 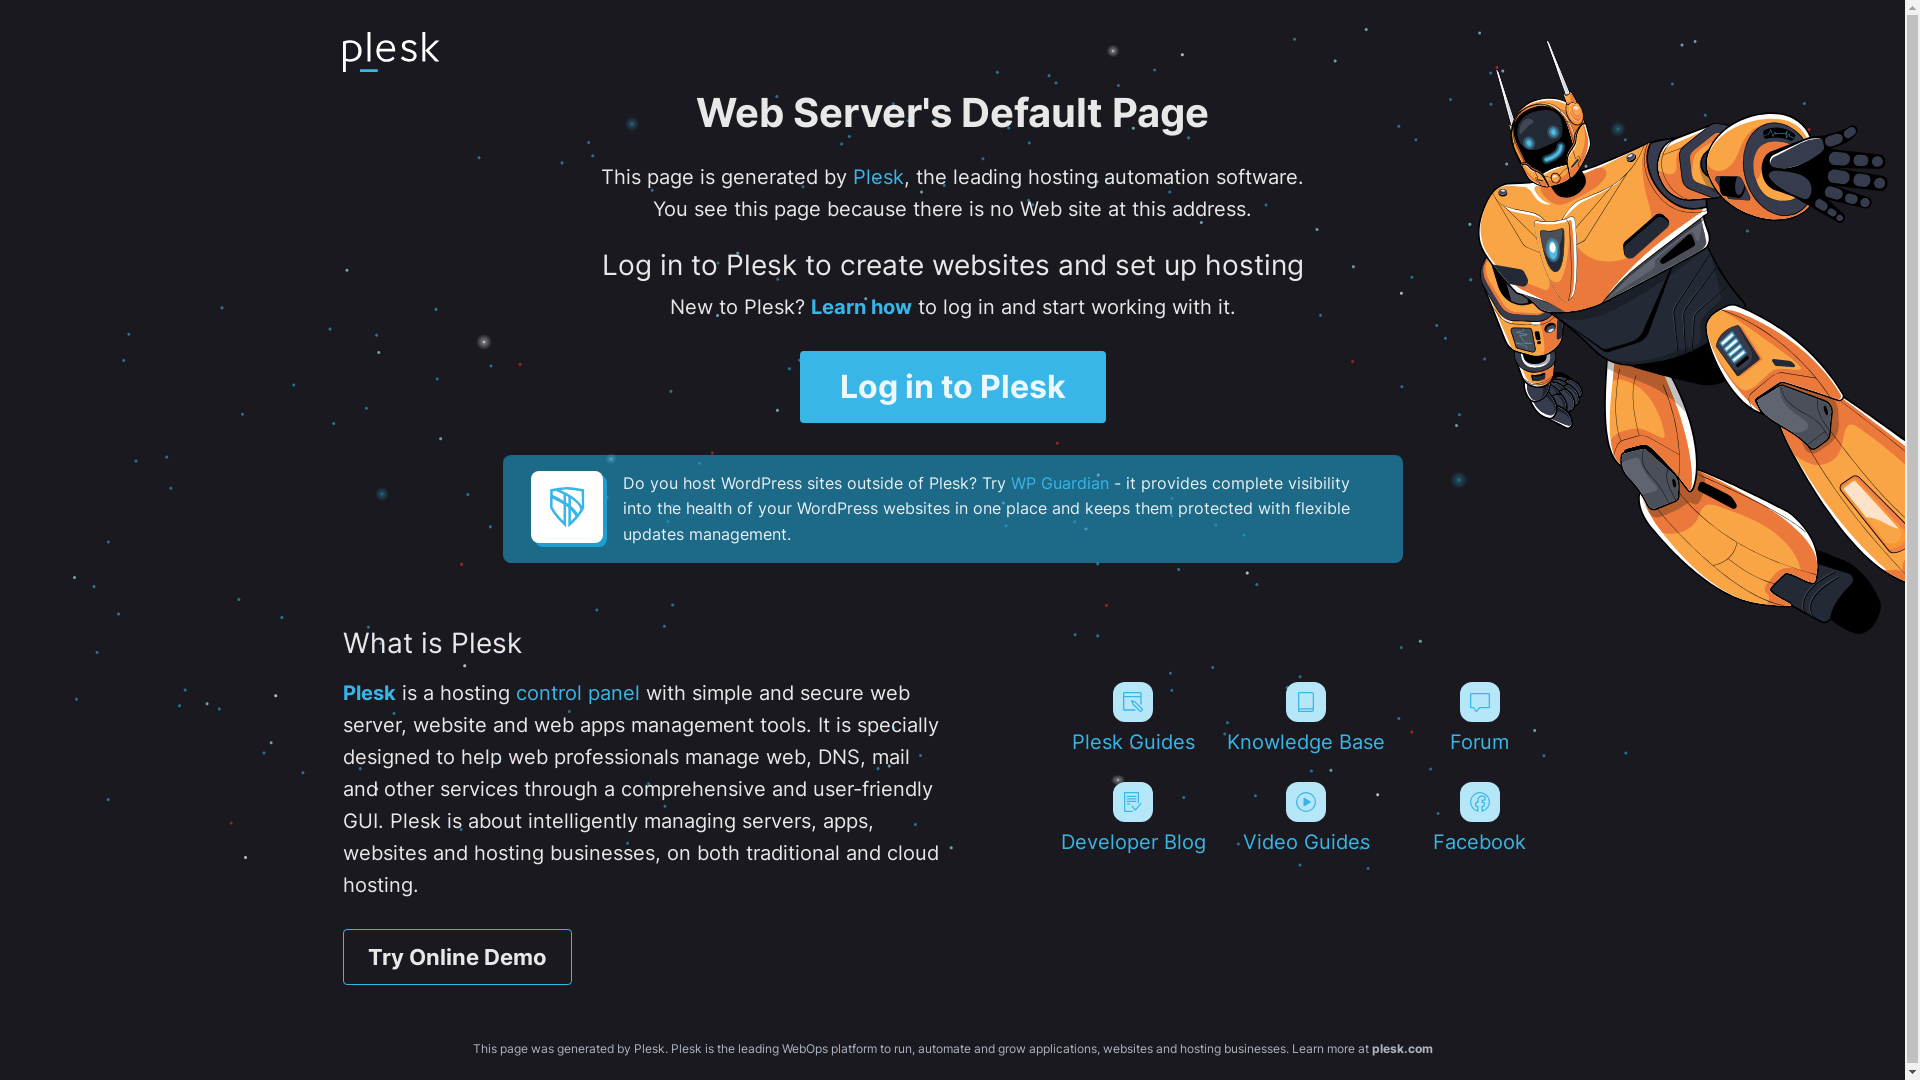 I want to click on 'plesk.com', so click(x=1401, y=1047).